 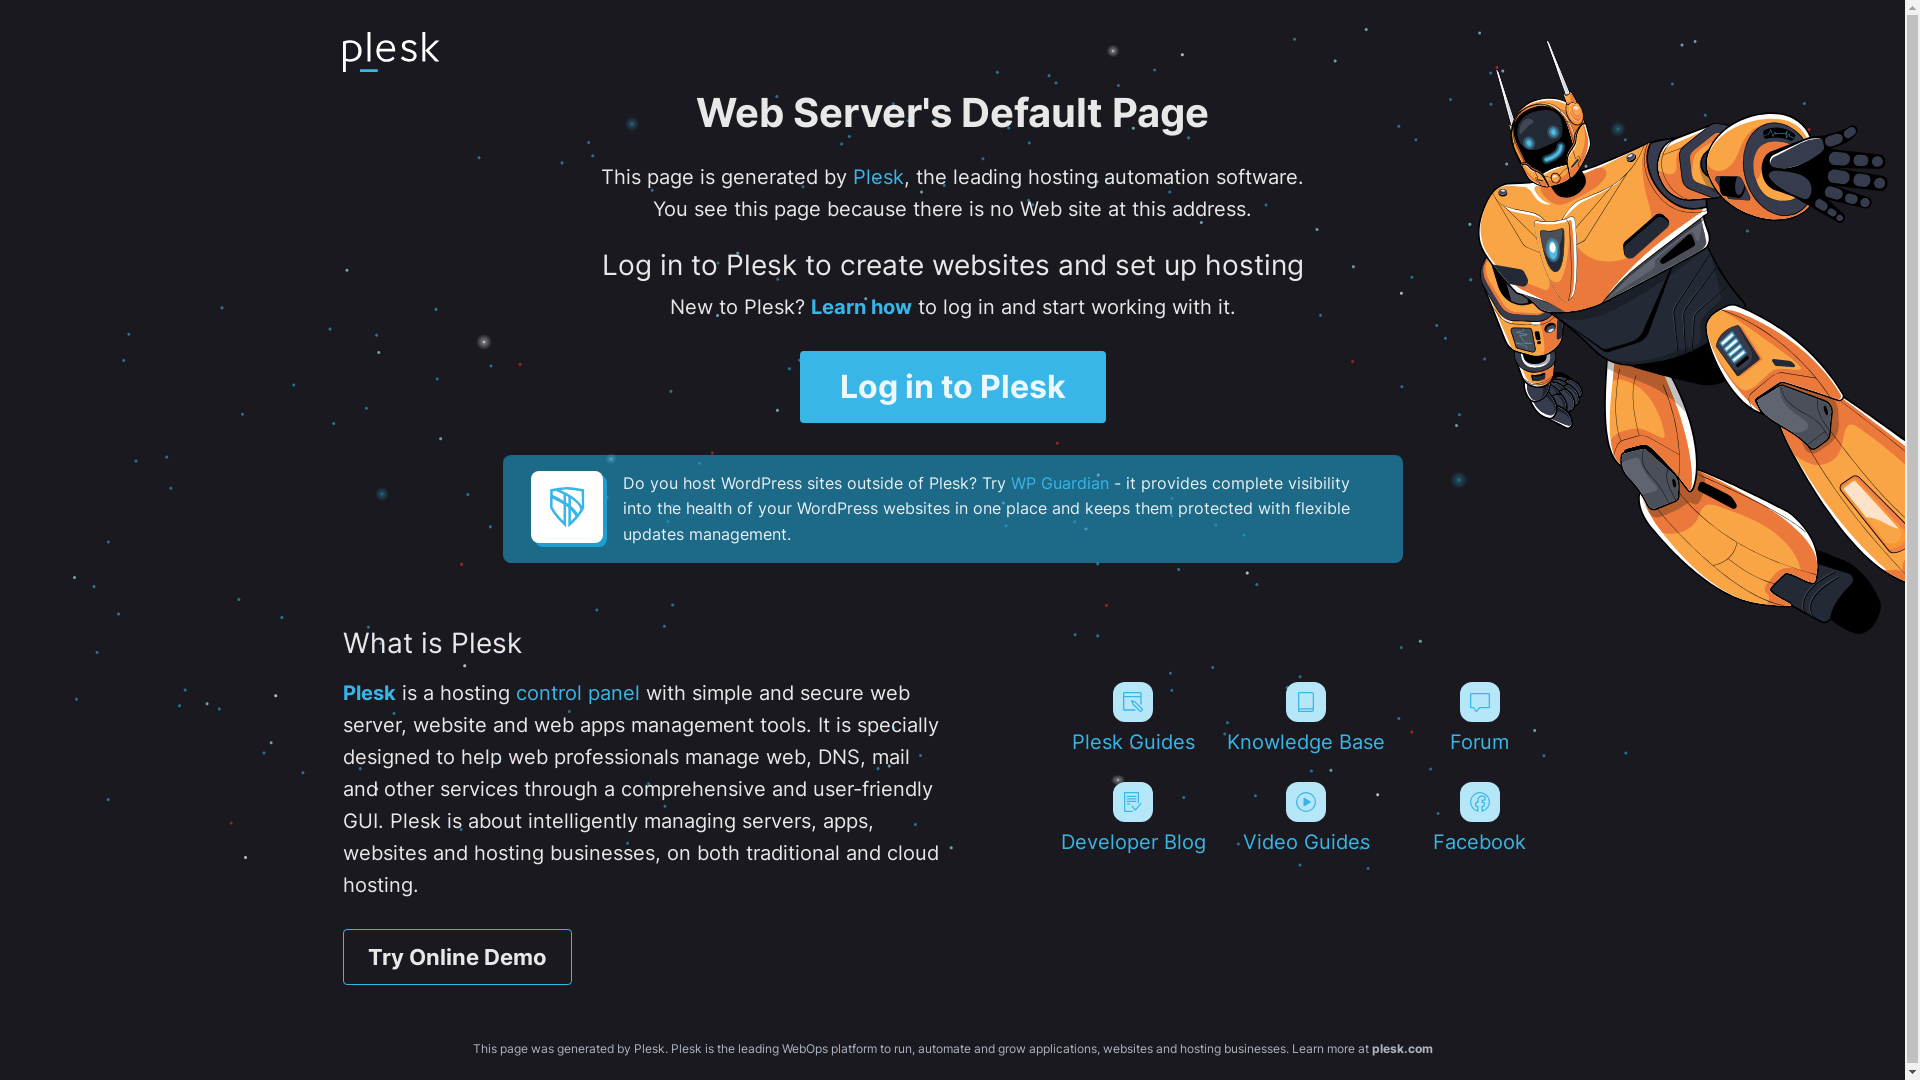 I want to click on 'plesk.com', so click(x=1401, y=1047).